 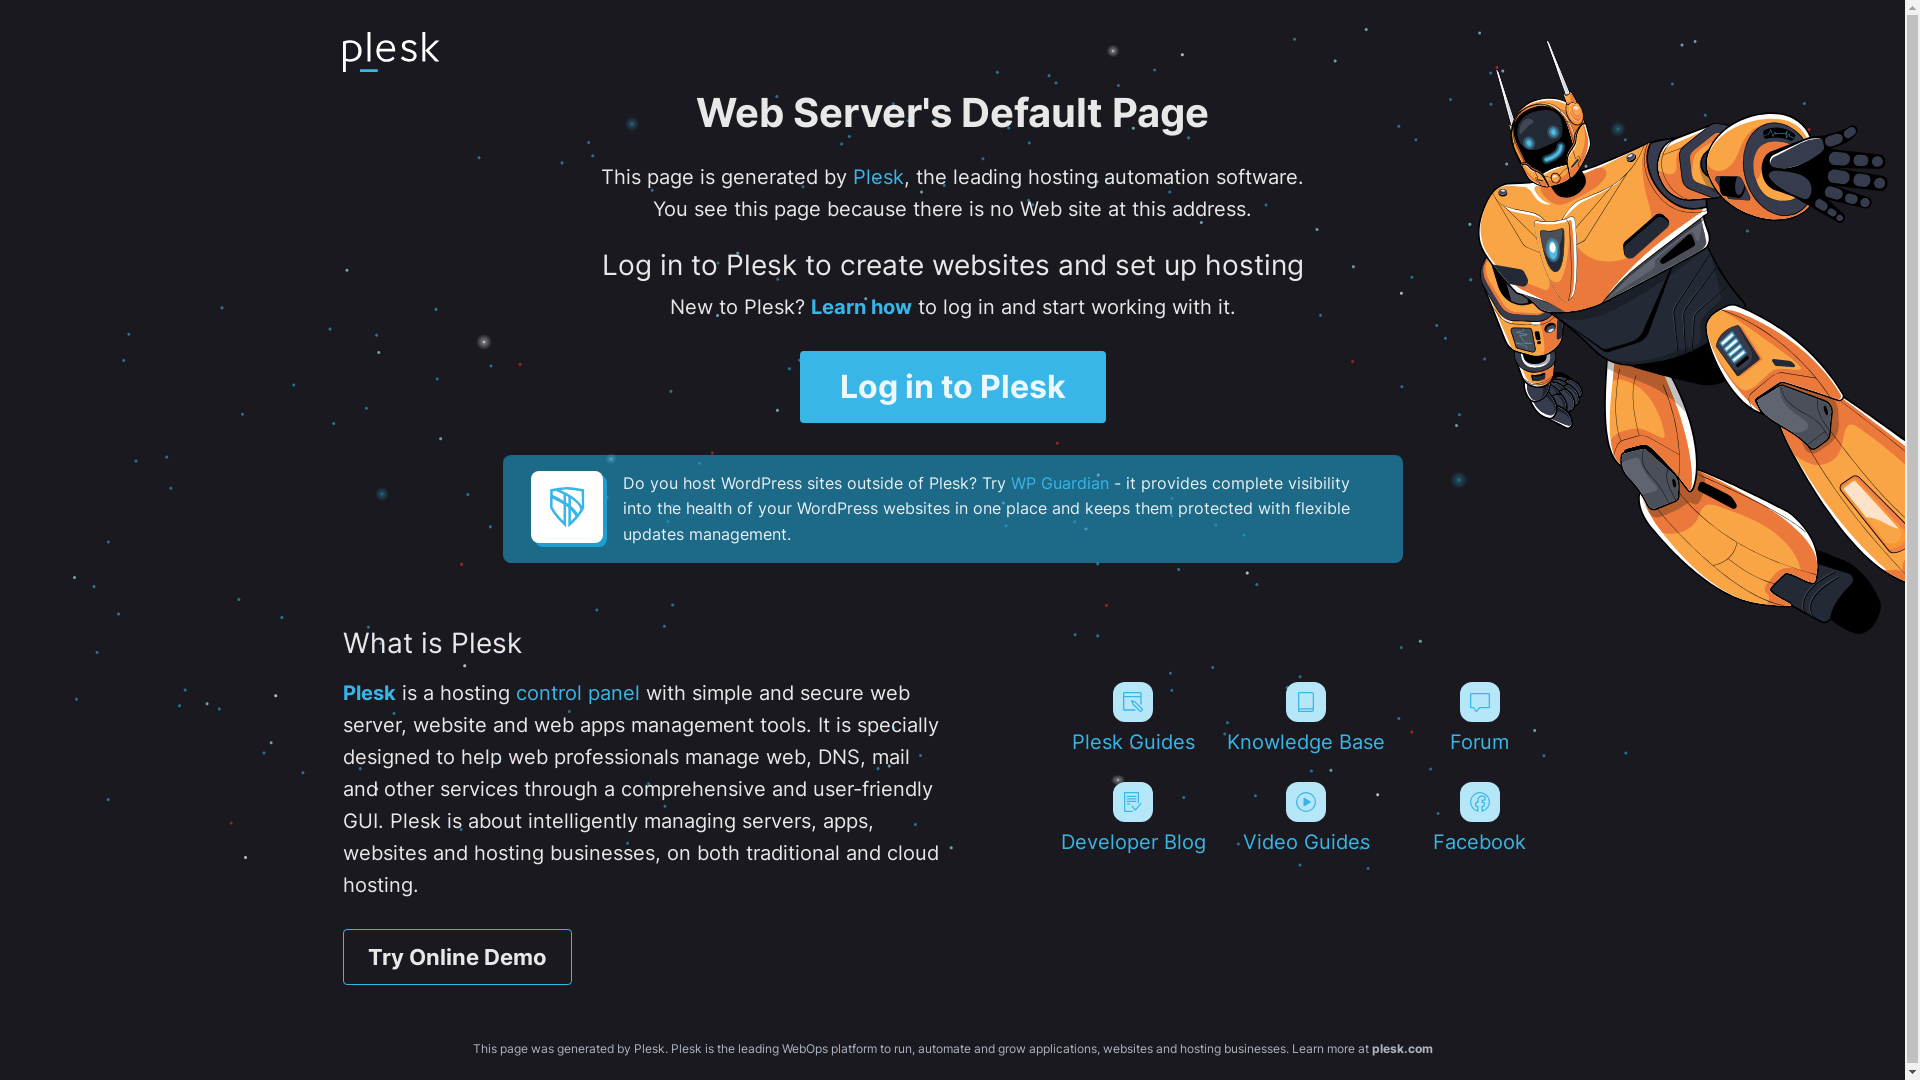 I want to click on 'plesk.com', so click(x=1401, y=1047).